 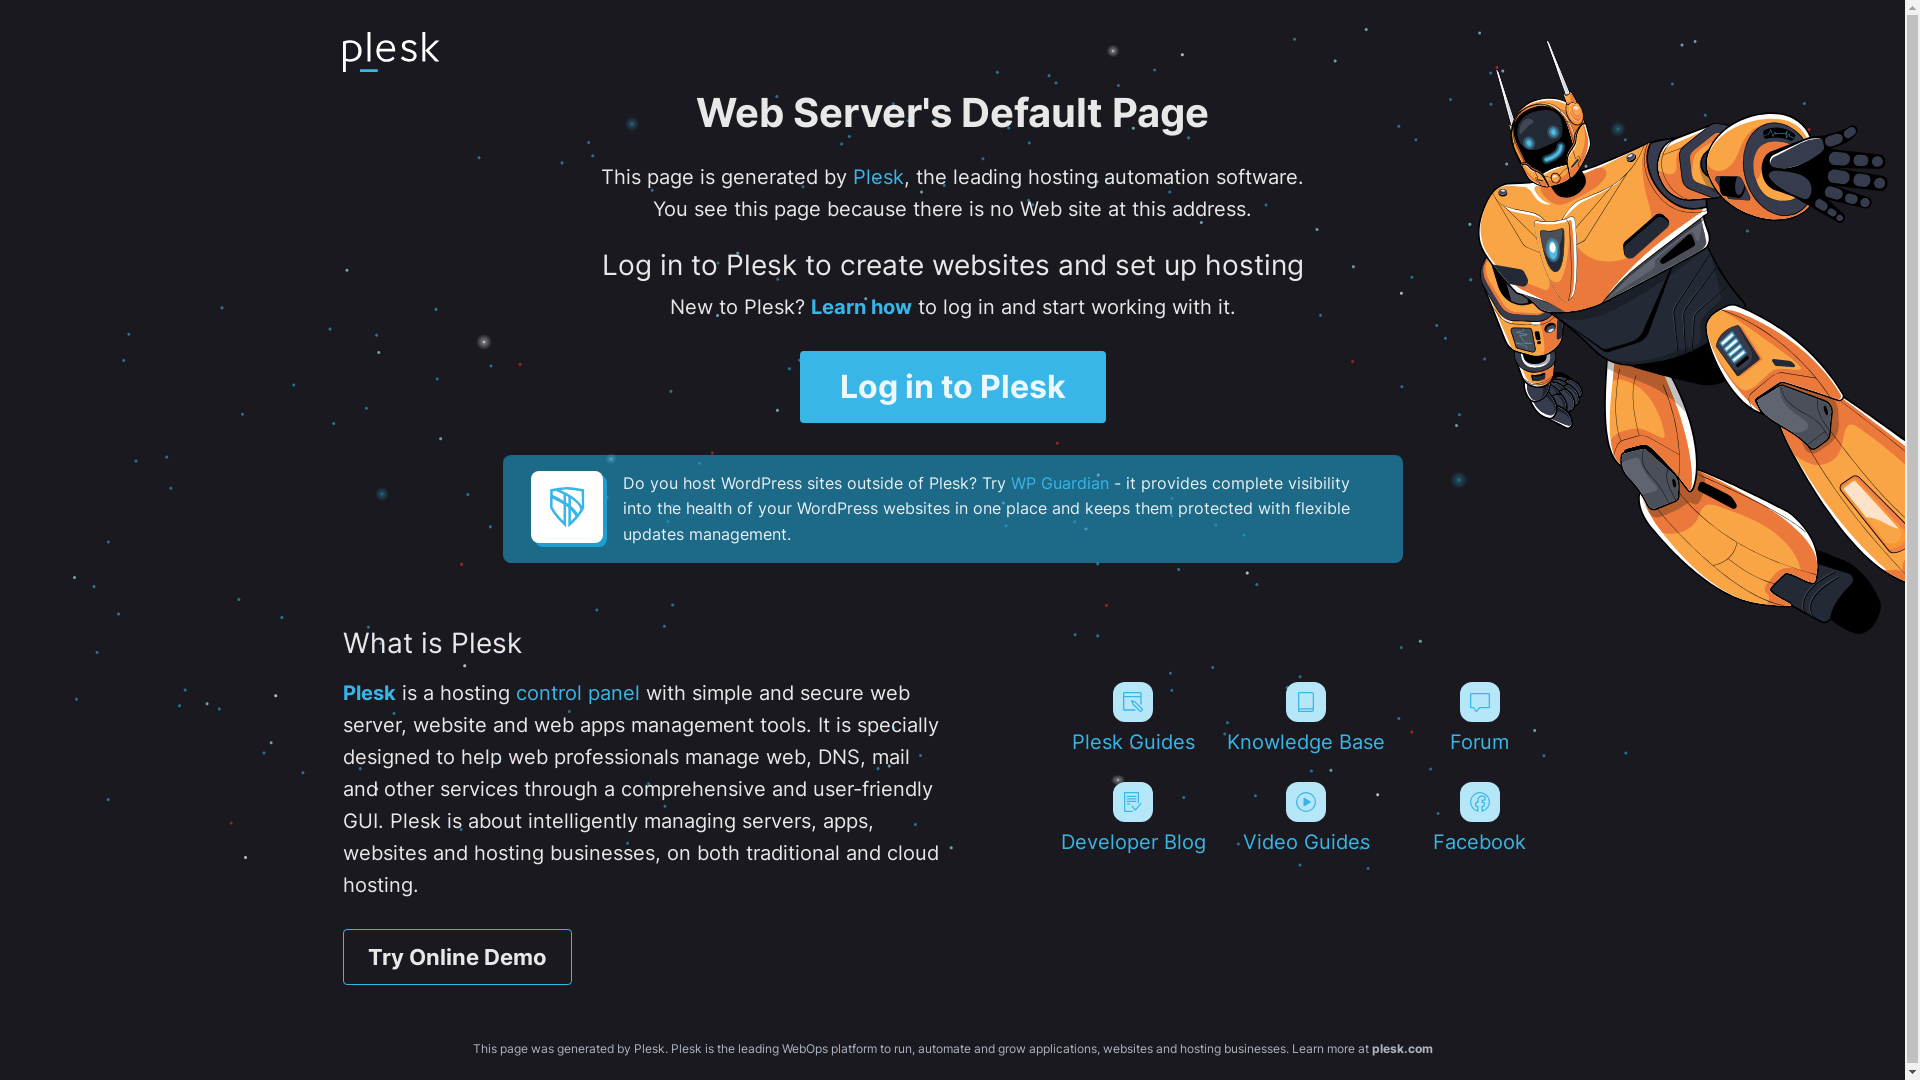 I want to click on 'plesk.com', so click(x=1401, y=1047).